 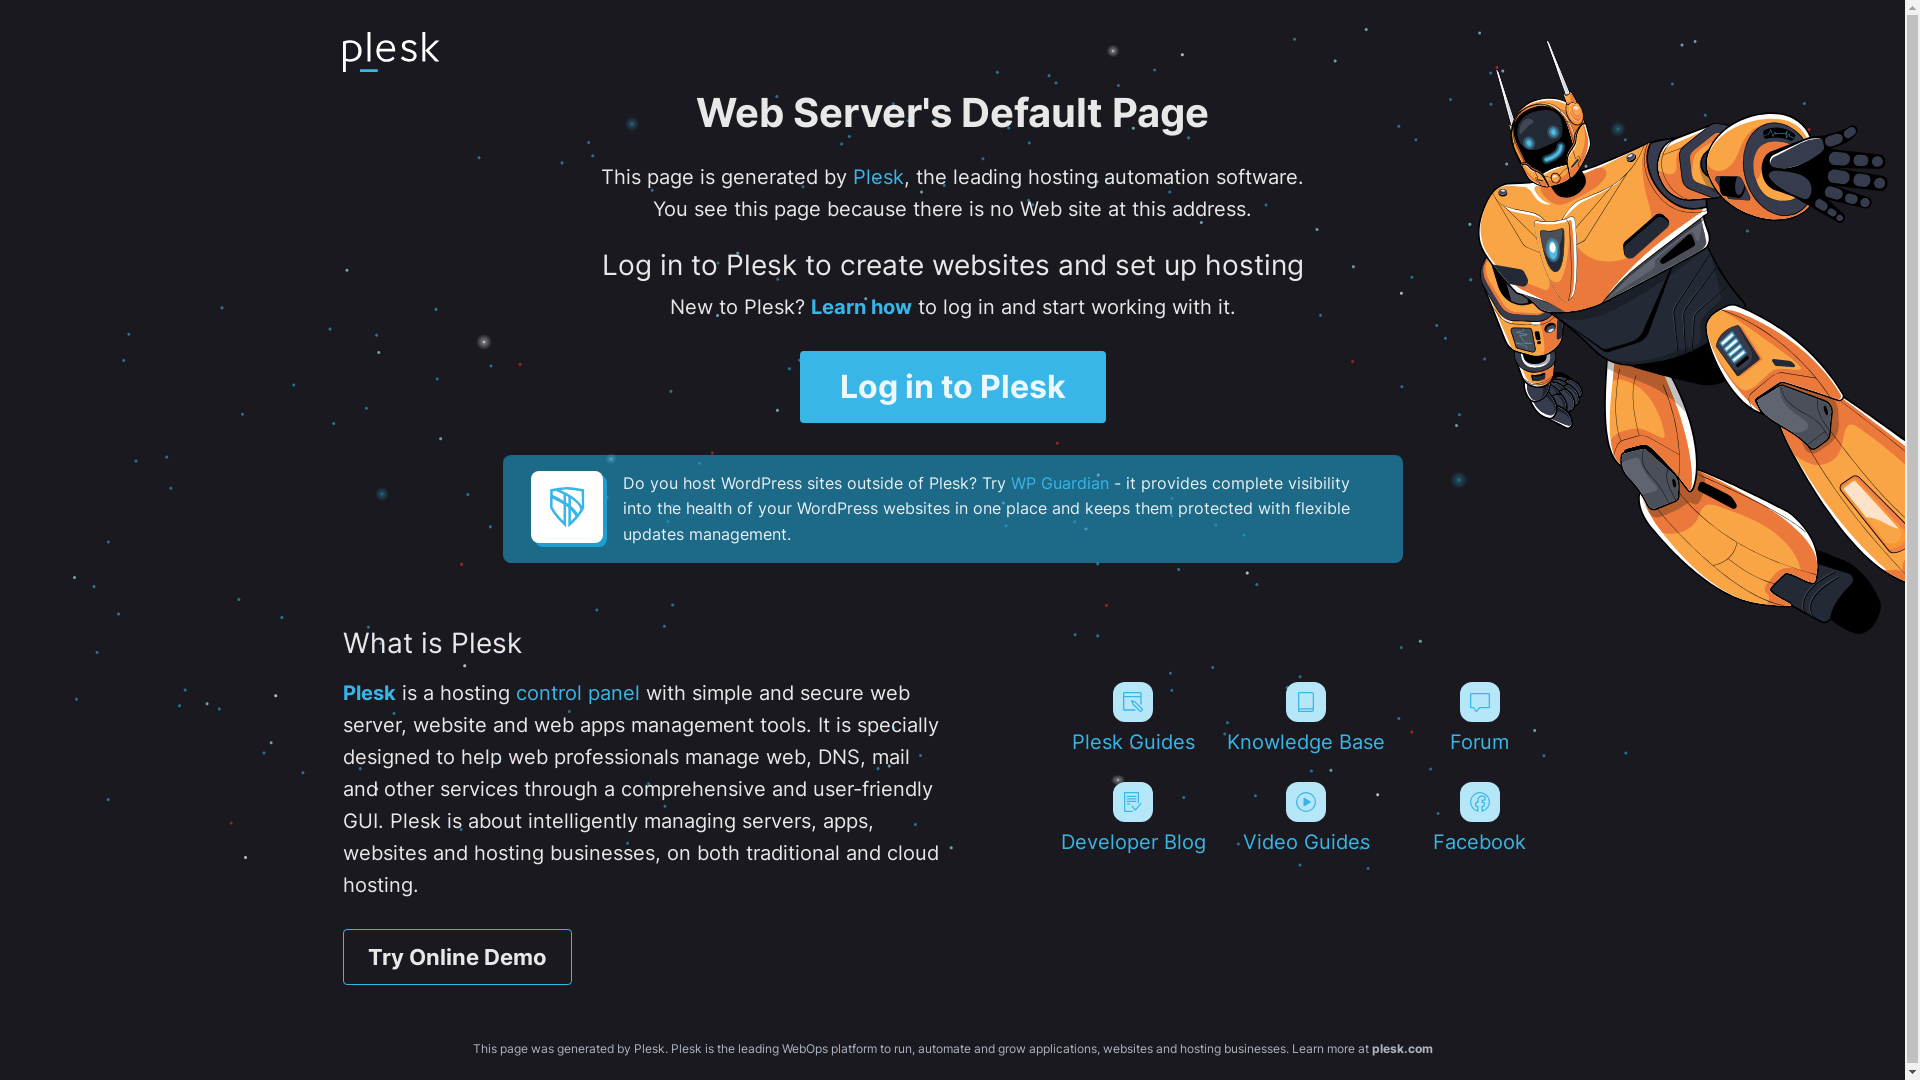 I want to click on 'plesk.com', so click(x=1401, y=1047).